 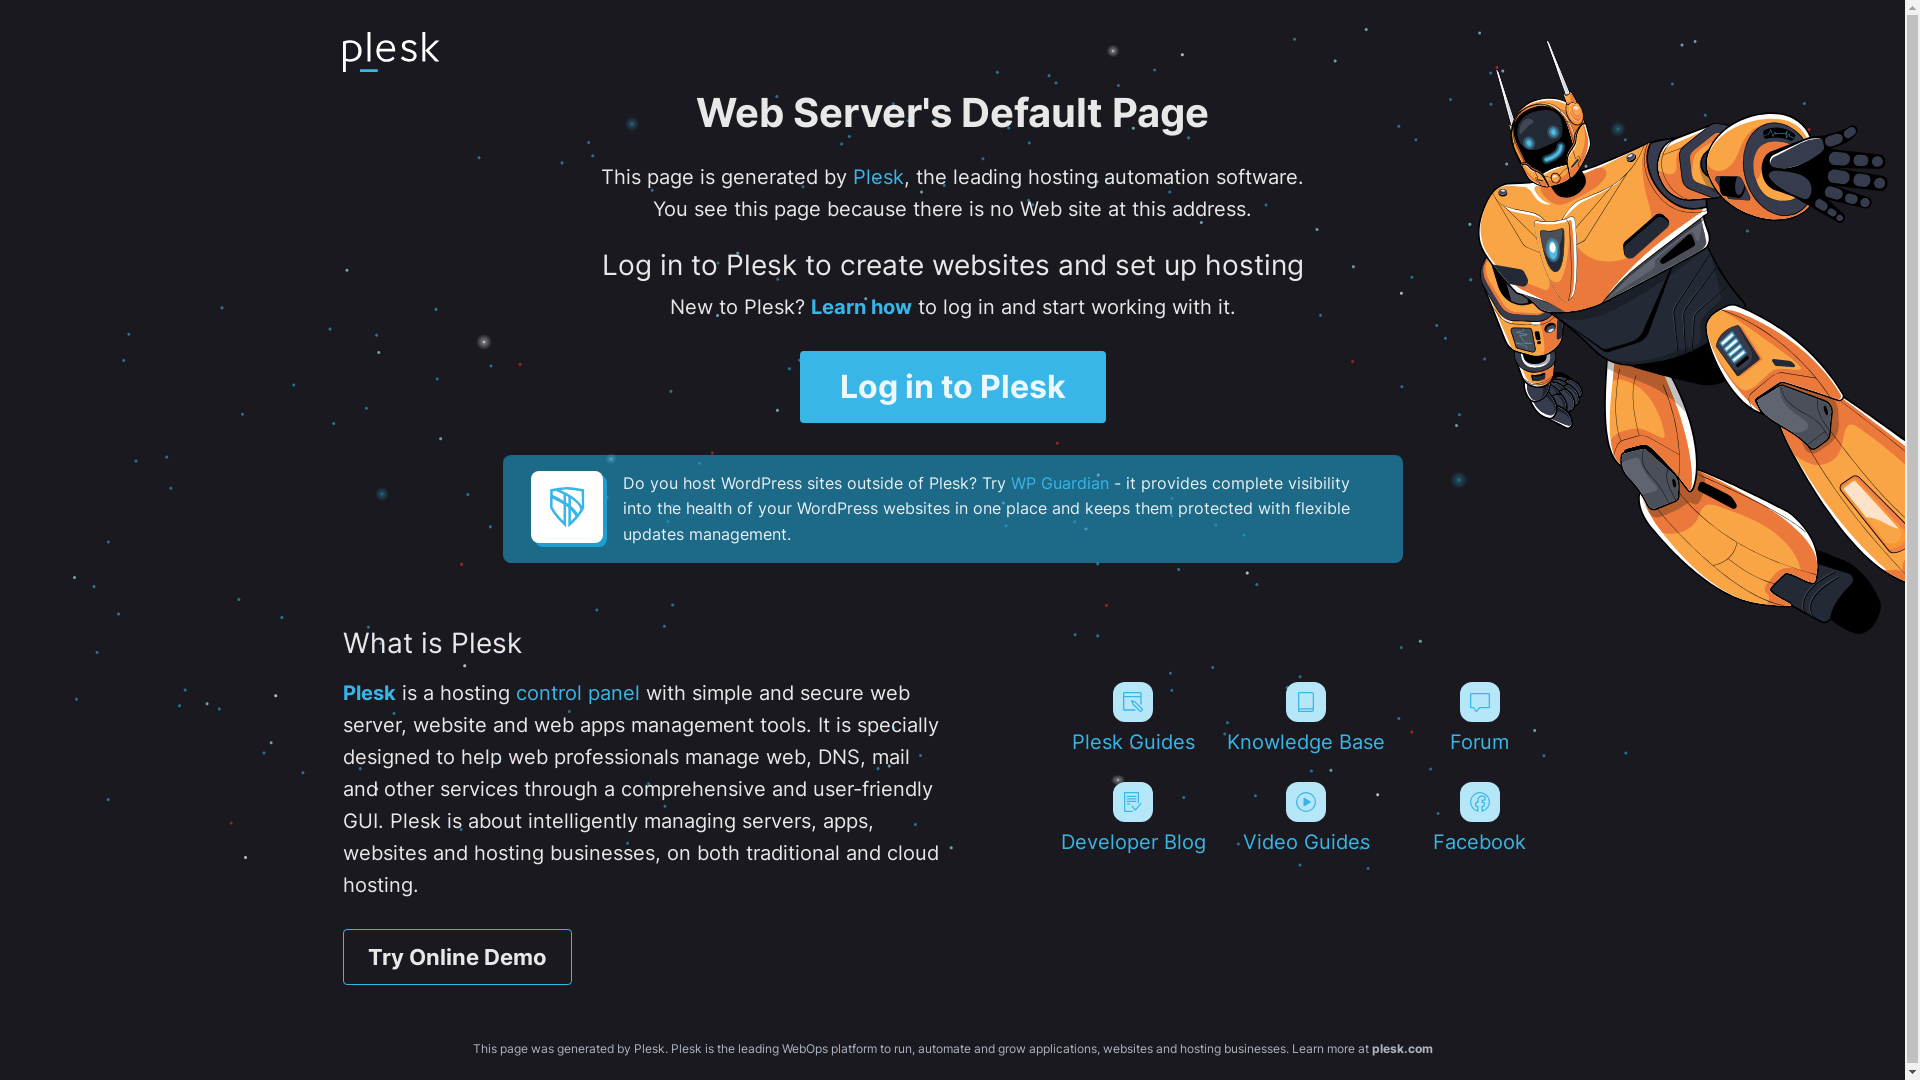 I want to click on 'plesk.com', so click(x=1401, y=1047).